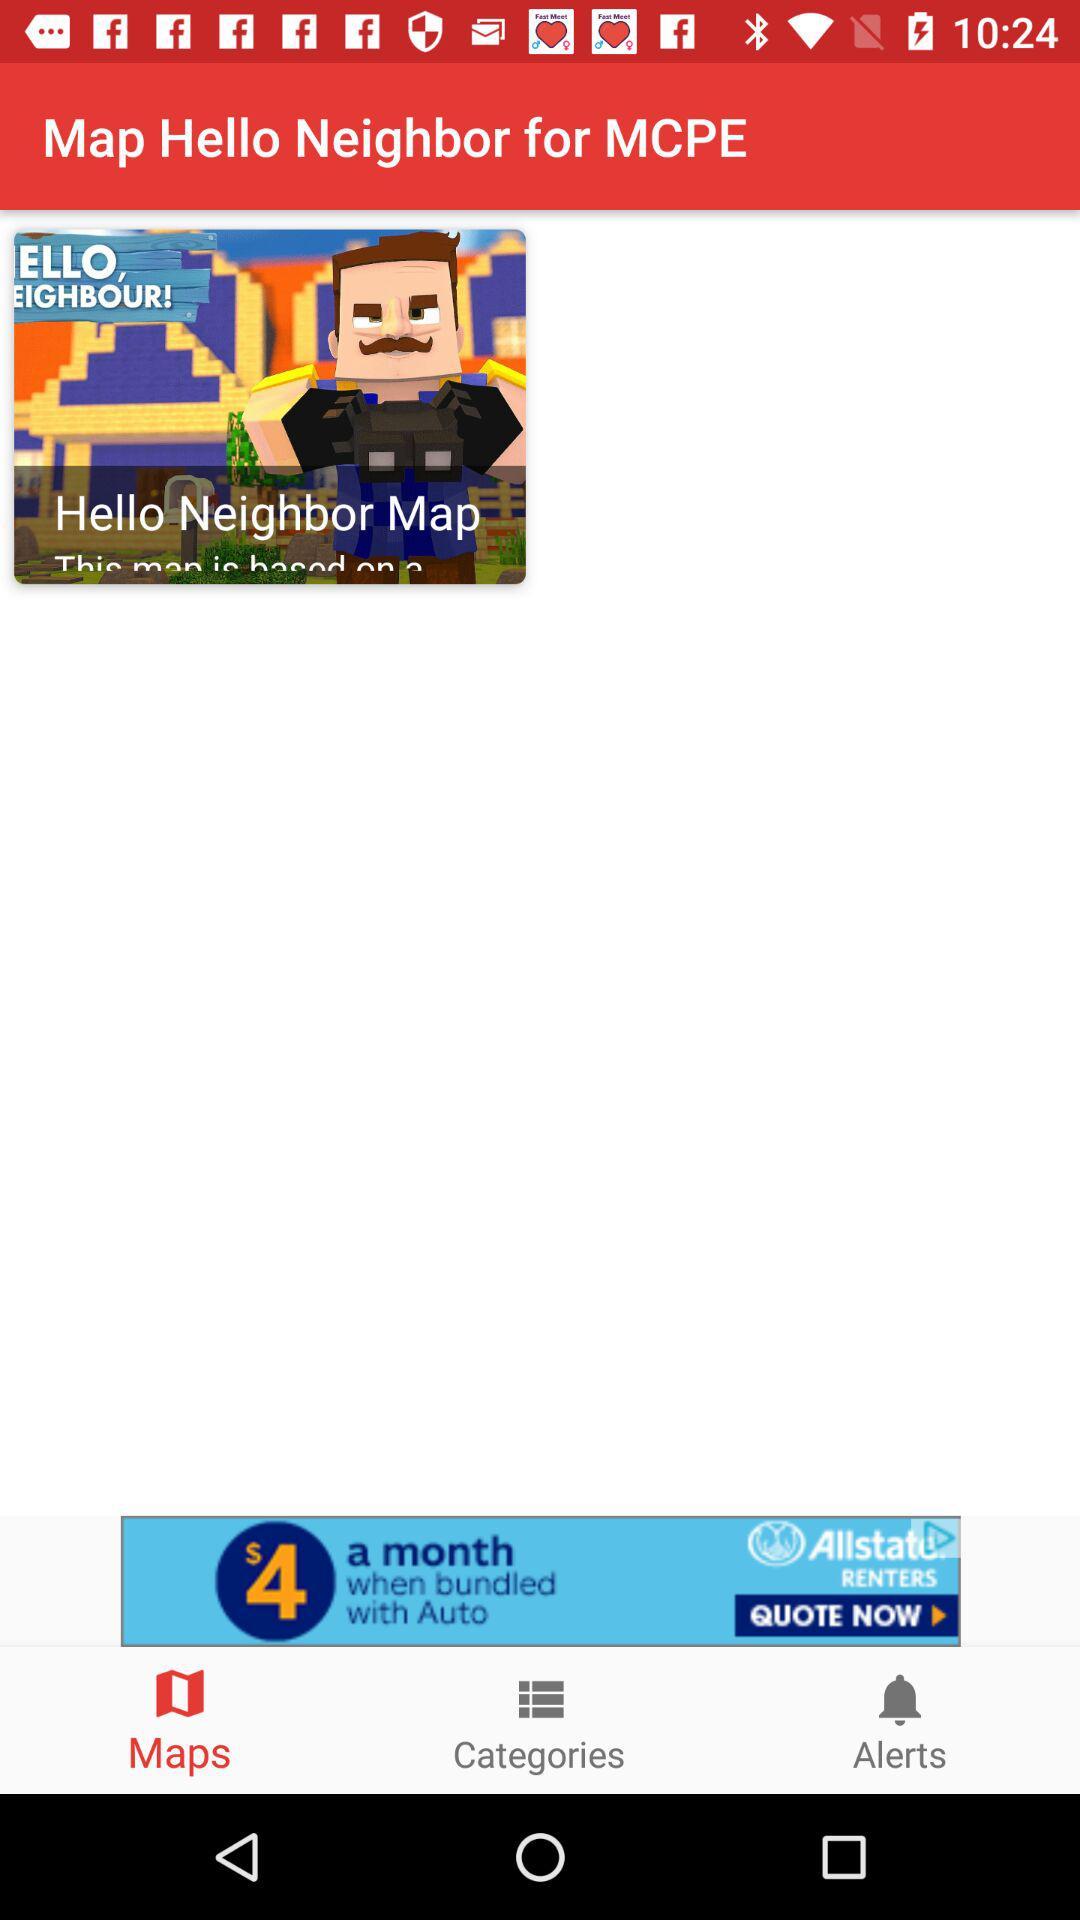 The image size is (1080, 1920). I want to click on advertisement, so click(540, 1580).